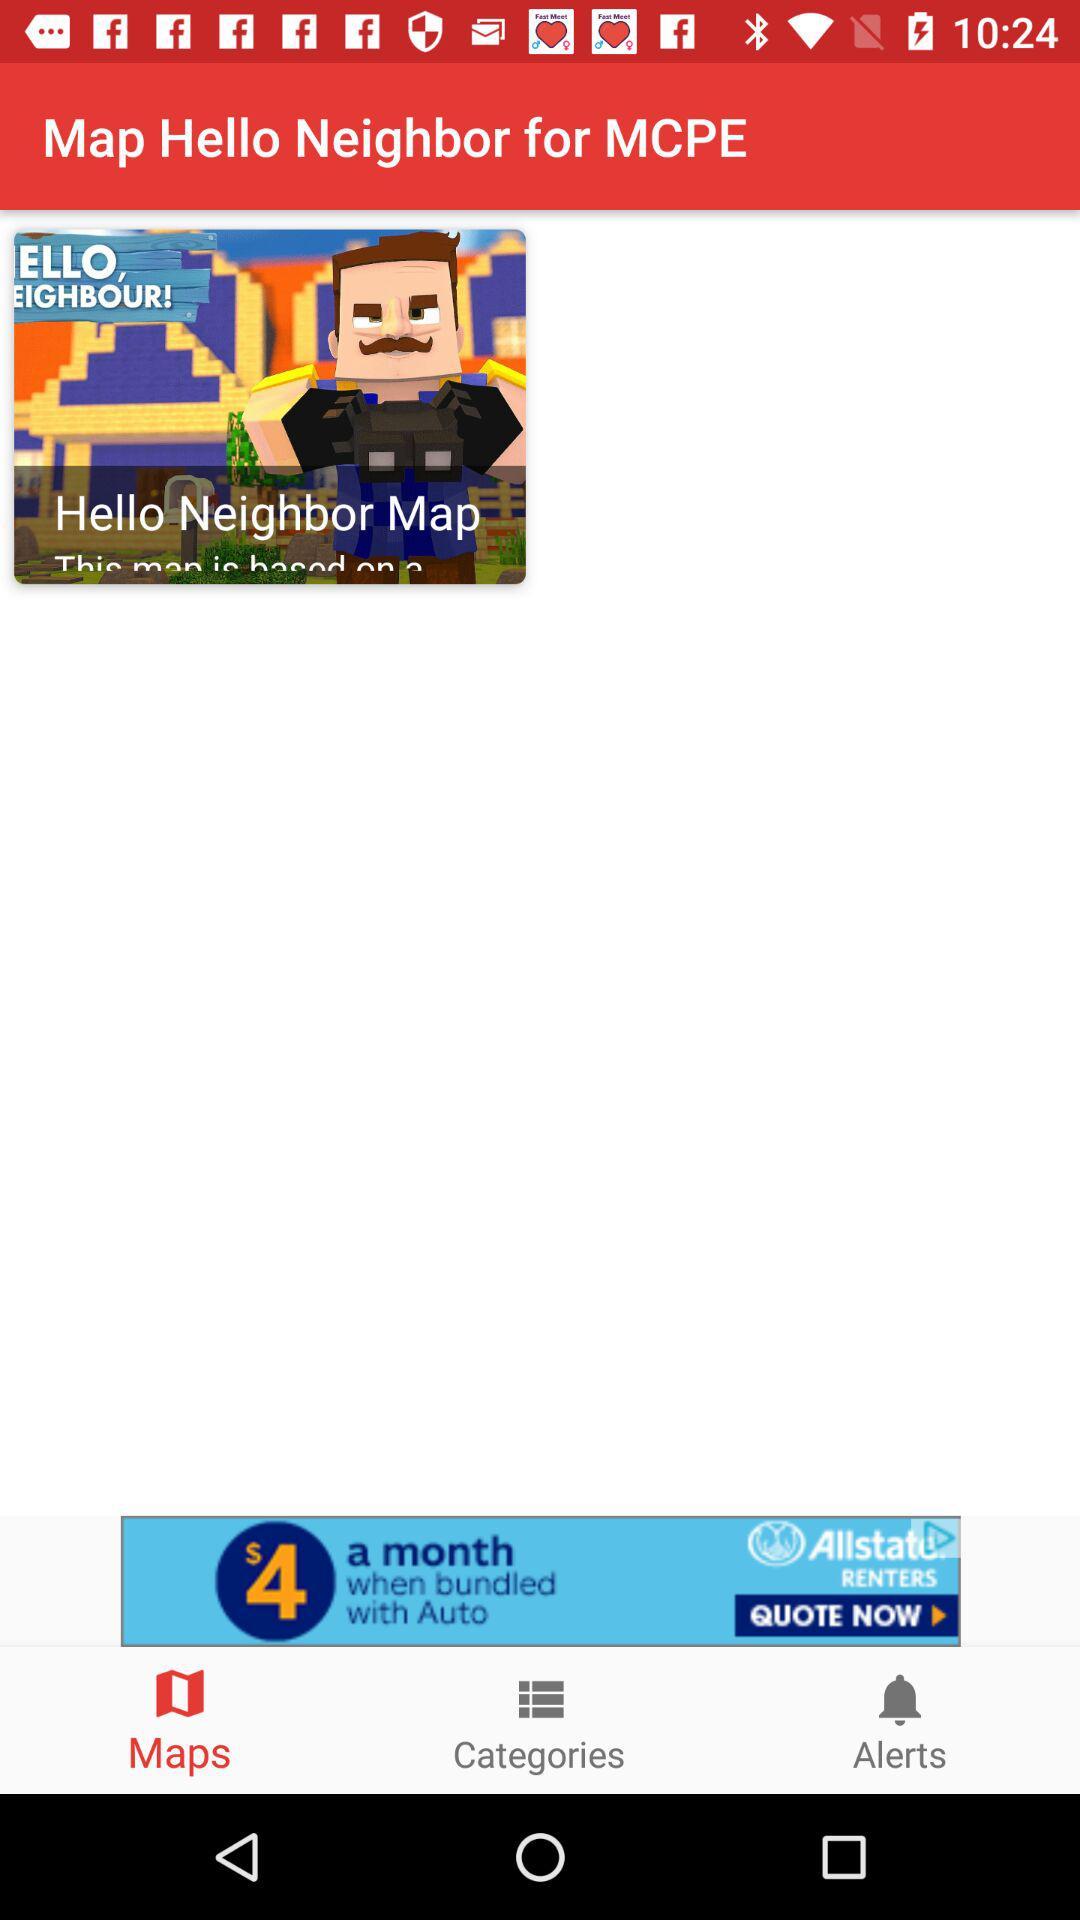 The image size is (1080, 1920). I want to click on advertisement, so click(540, 1580).